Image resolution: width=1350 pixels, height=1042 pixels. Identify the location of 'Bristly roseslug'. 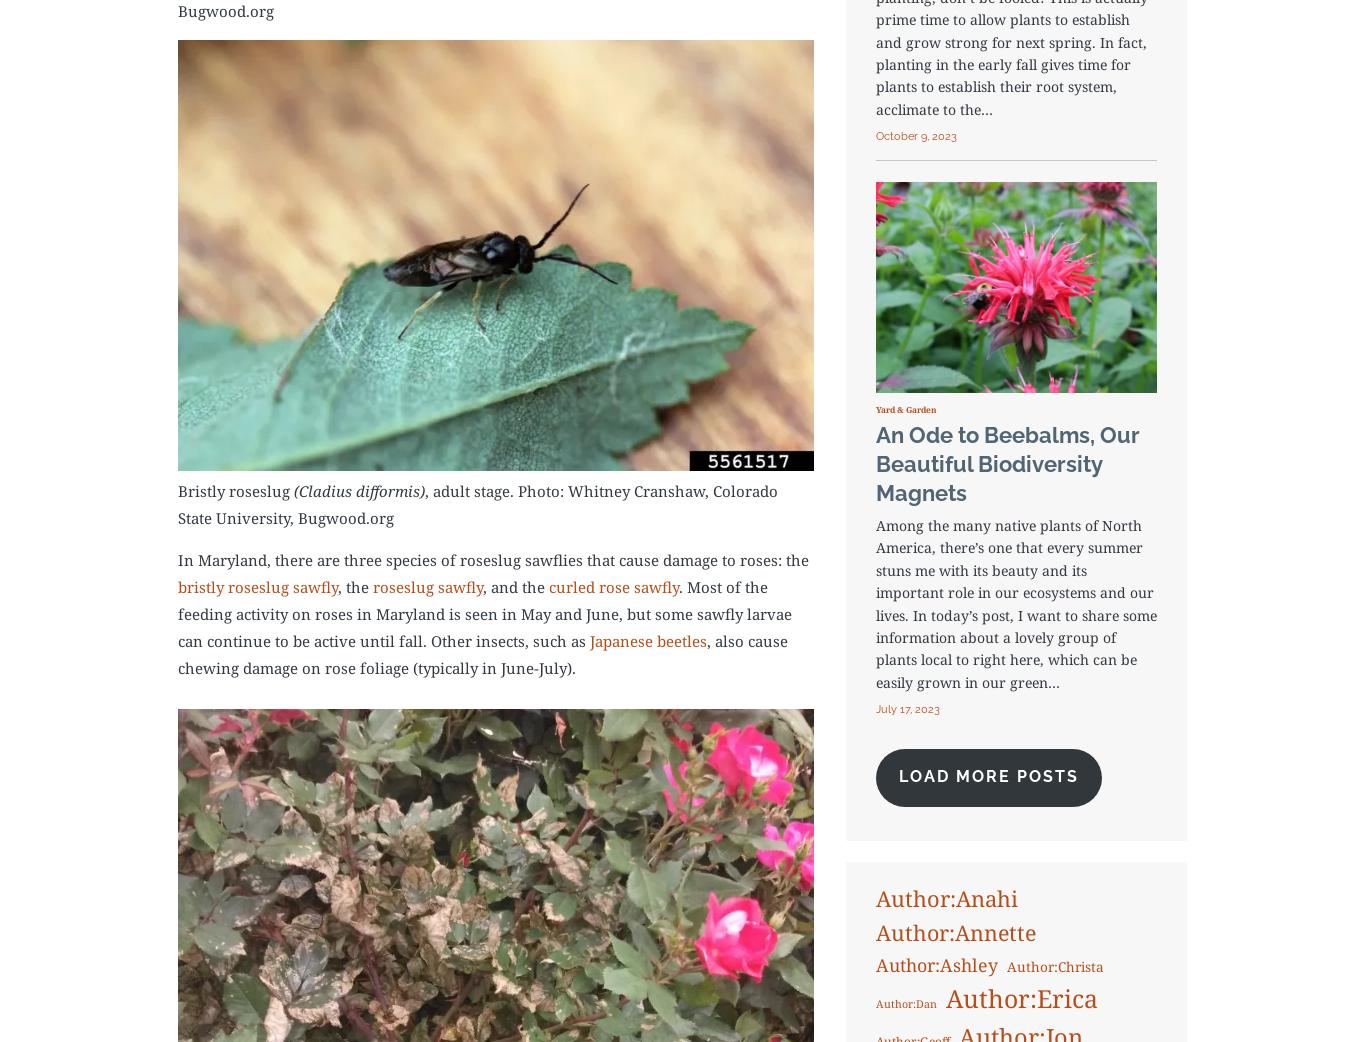
(234, 490).